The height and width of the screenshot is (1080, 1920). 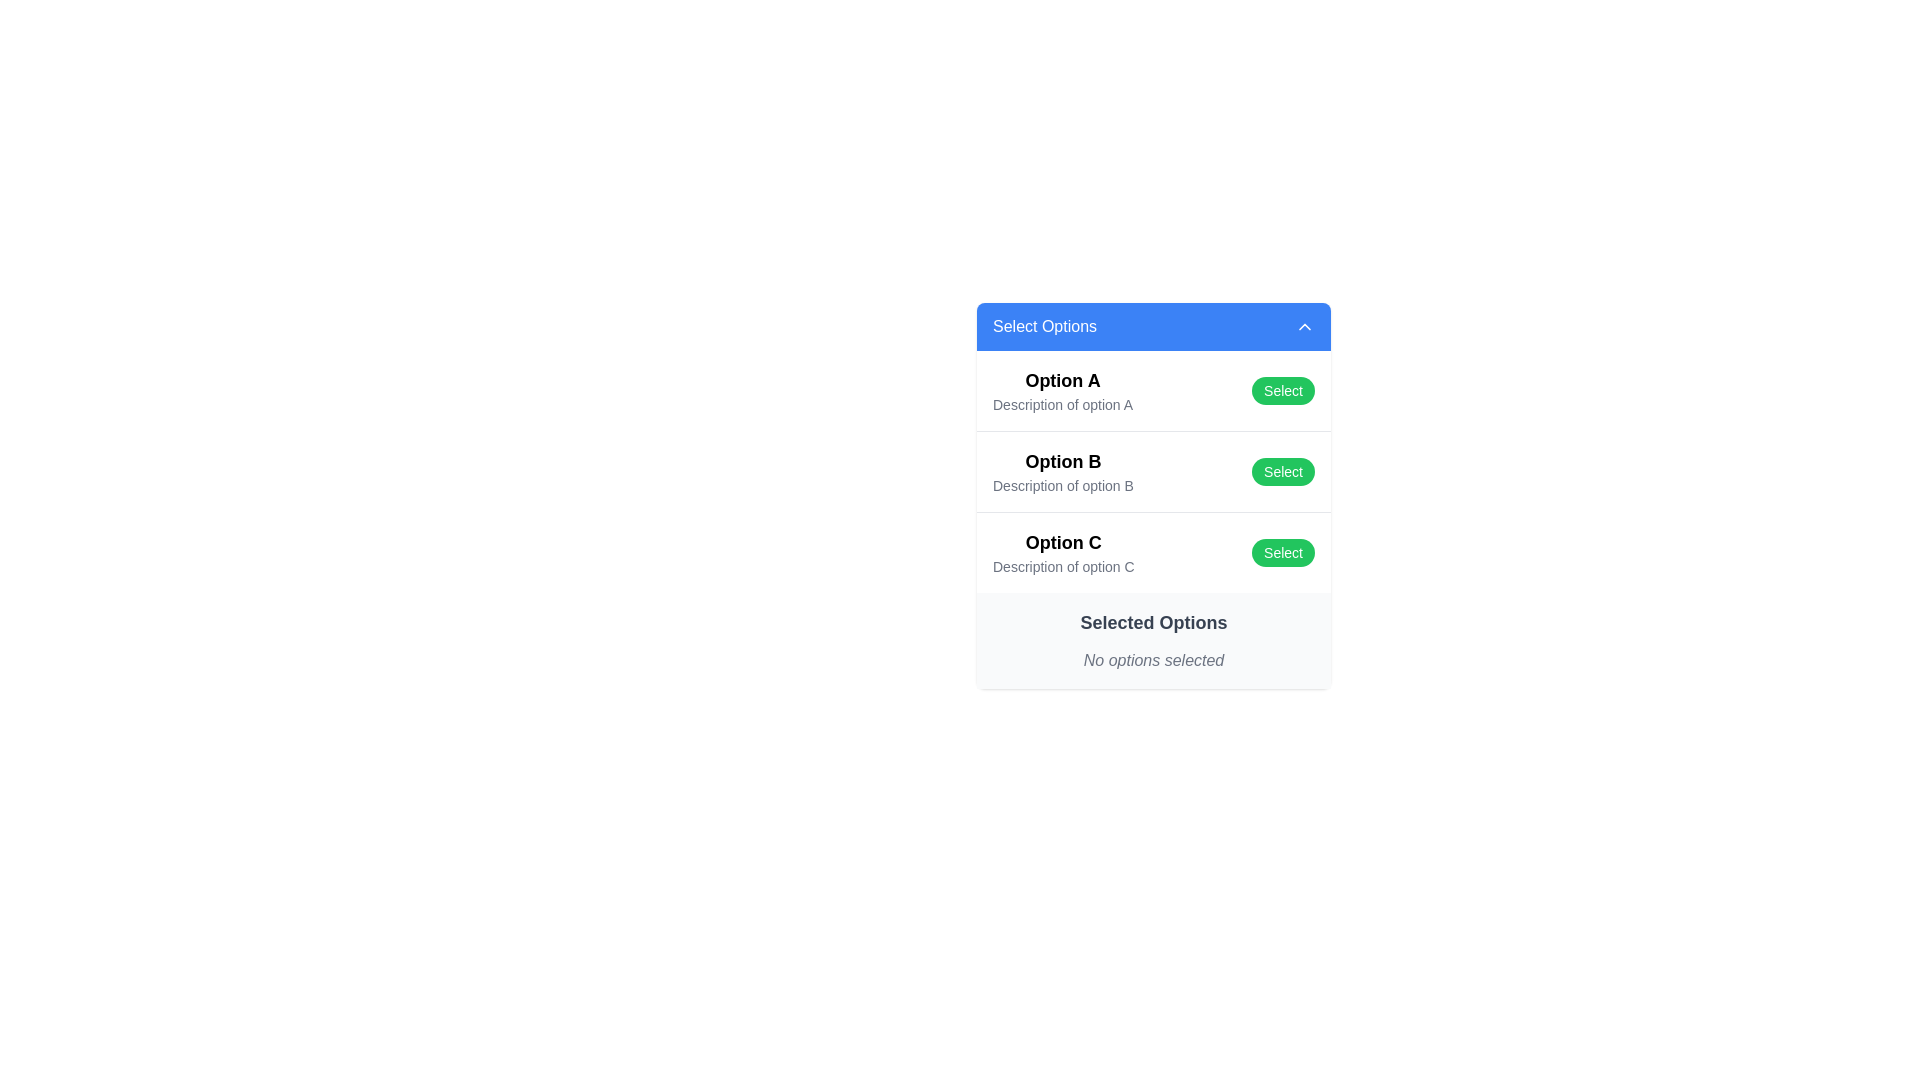 What do you see at coordinates (1283, 552) in the screenshot?
I see `the 'Select' button located to the right of the text 'Option C'` at bounding box center [1283, 552].